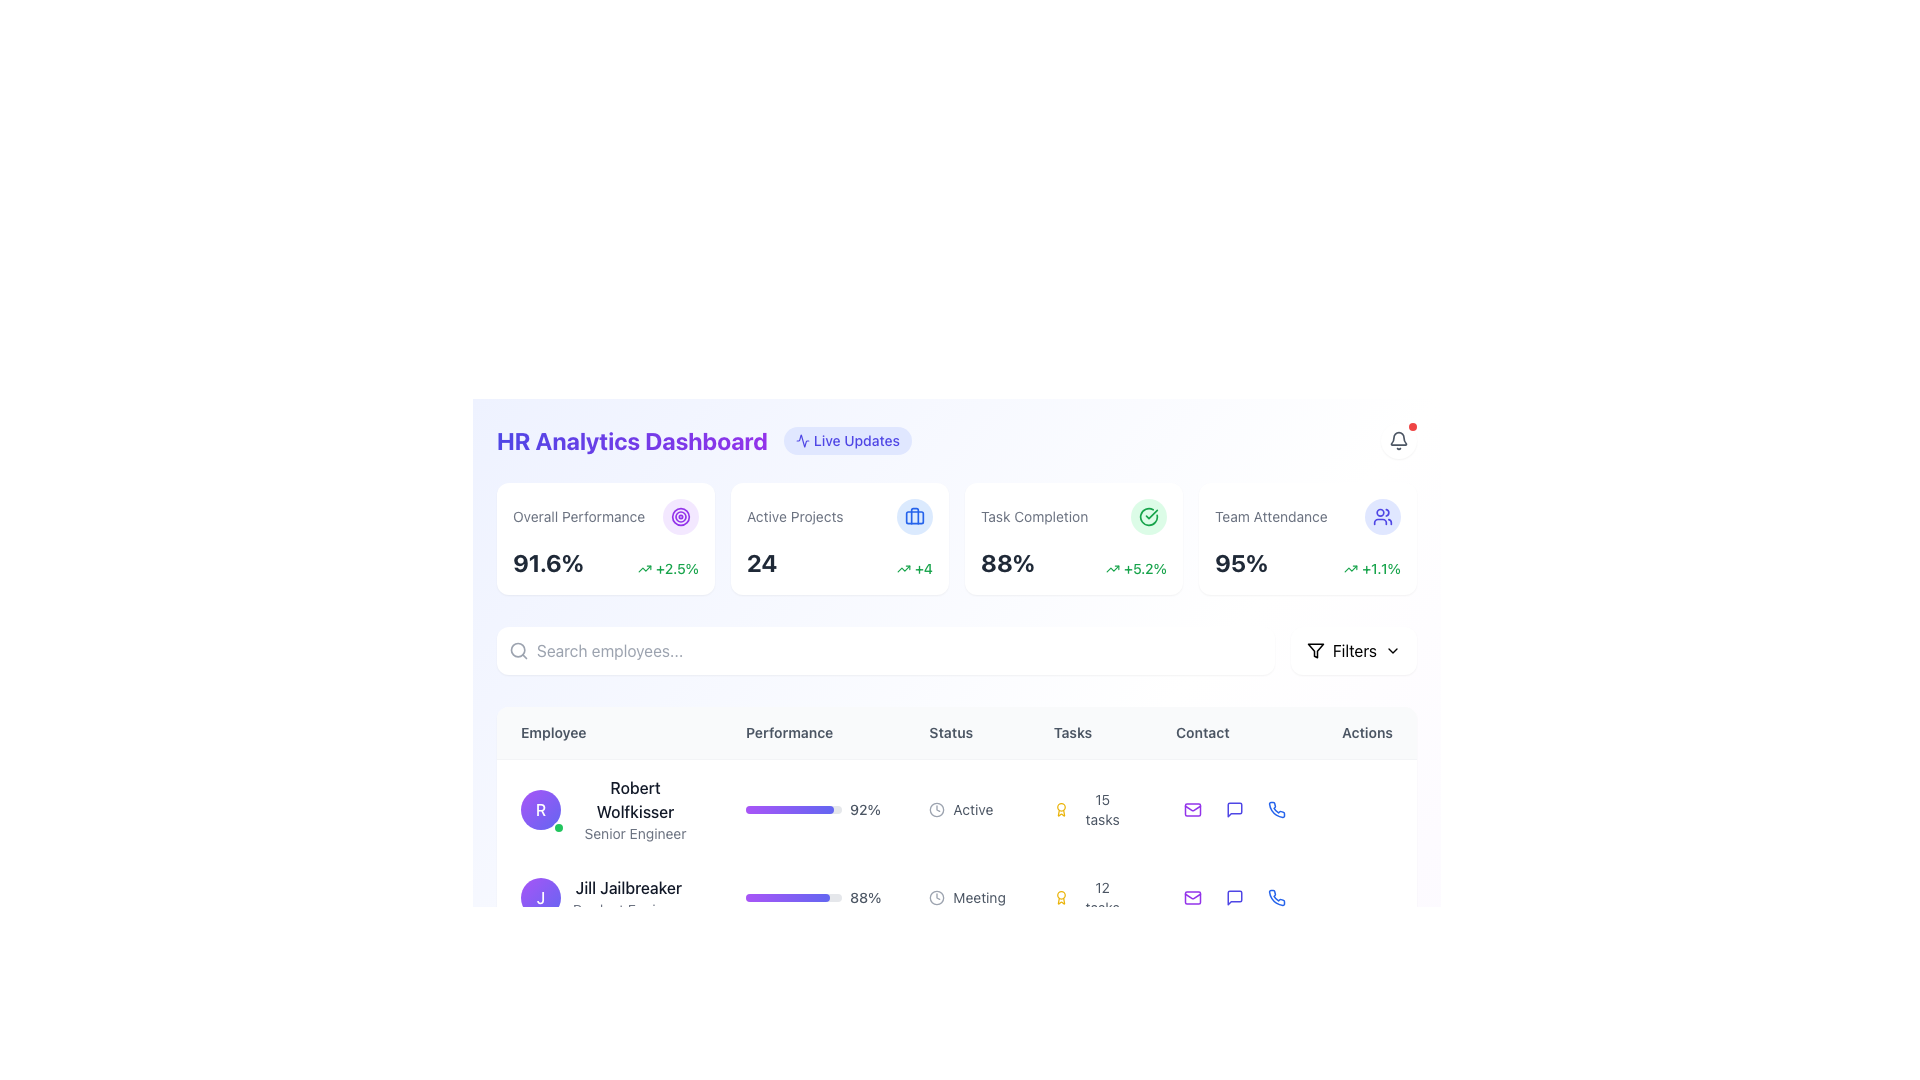 The width and height of the screenshot is (1920, 1080). What do you see at coordinates (1275, 810) in the screenshot?
I see `the phone contact icon located on the right side of the 'Contact' column in the row associated with 'Jill Jailbreaker'` at bounding box center [1275, 810].